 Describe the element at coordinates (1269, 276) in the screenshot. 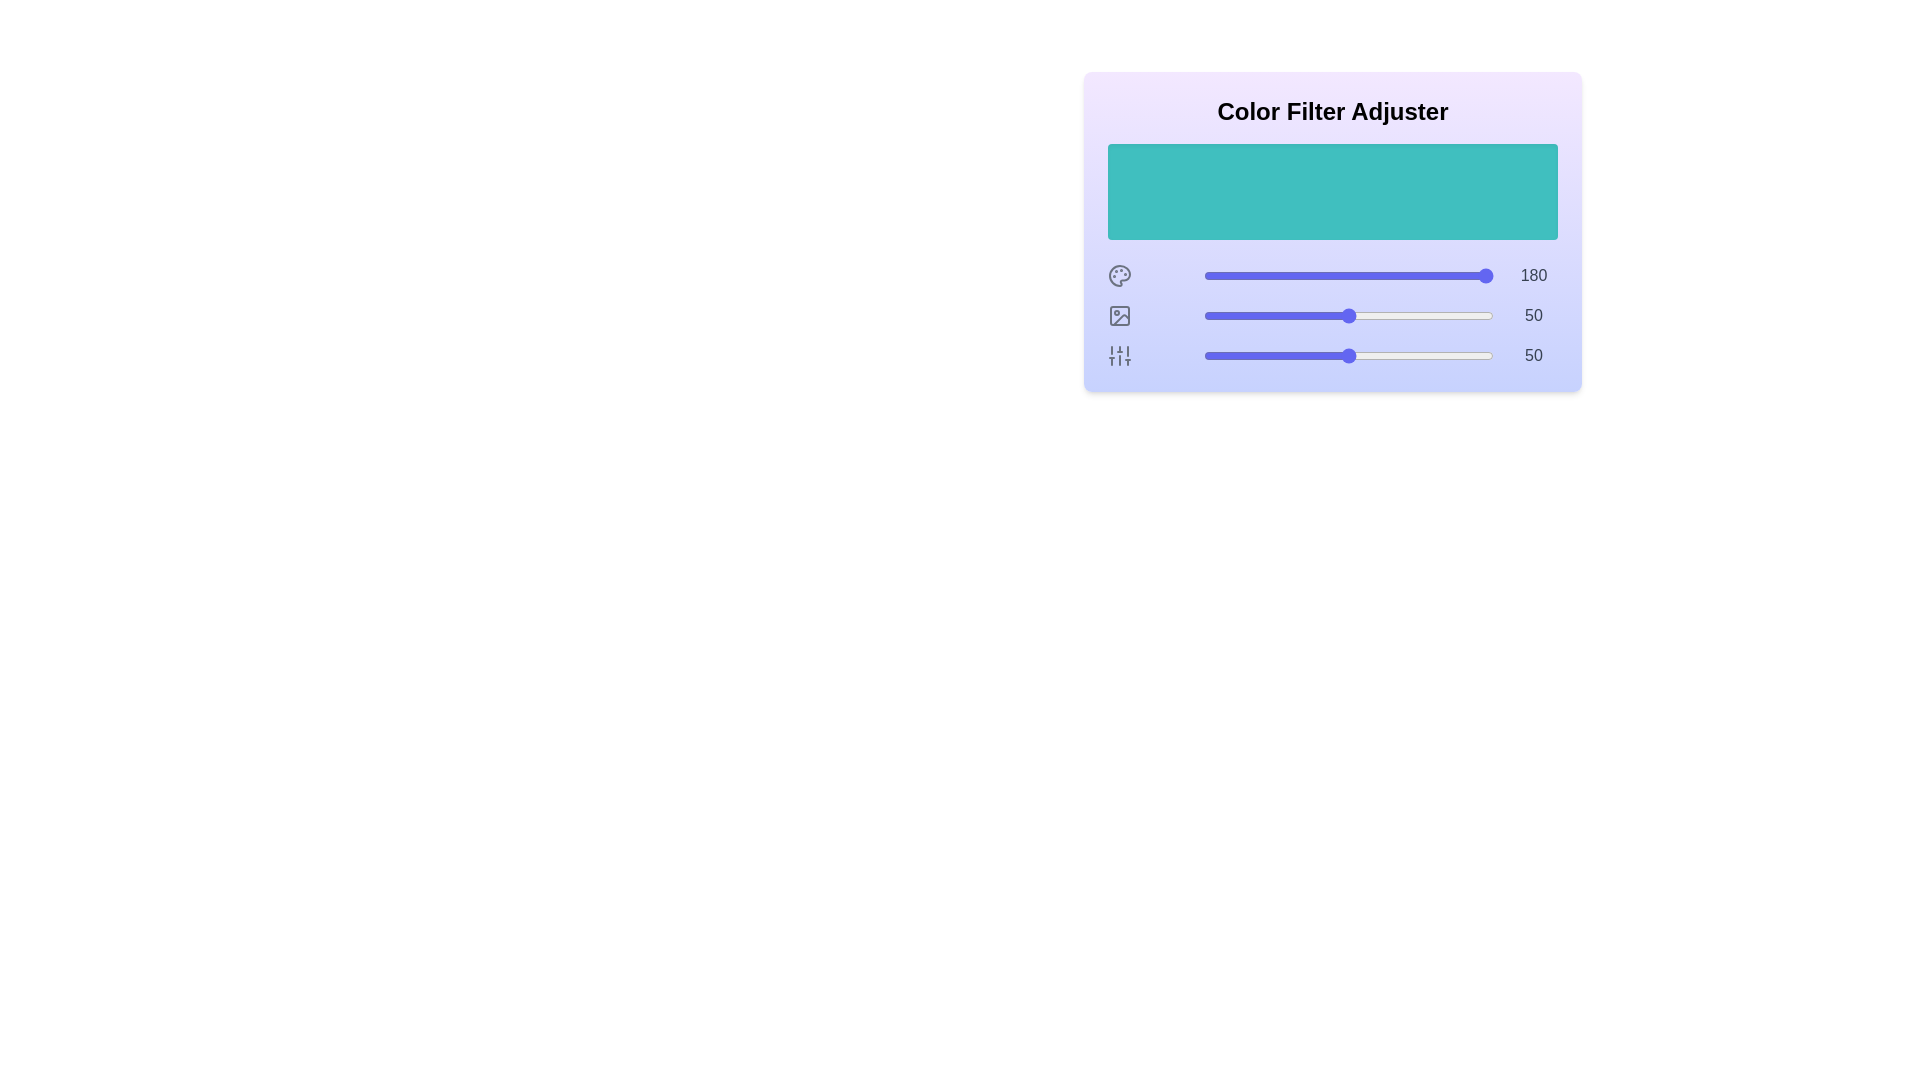

I see `the 0 slider to 23 to observe the color preview area` at that location.